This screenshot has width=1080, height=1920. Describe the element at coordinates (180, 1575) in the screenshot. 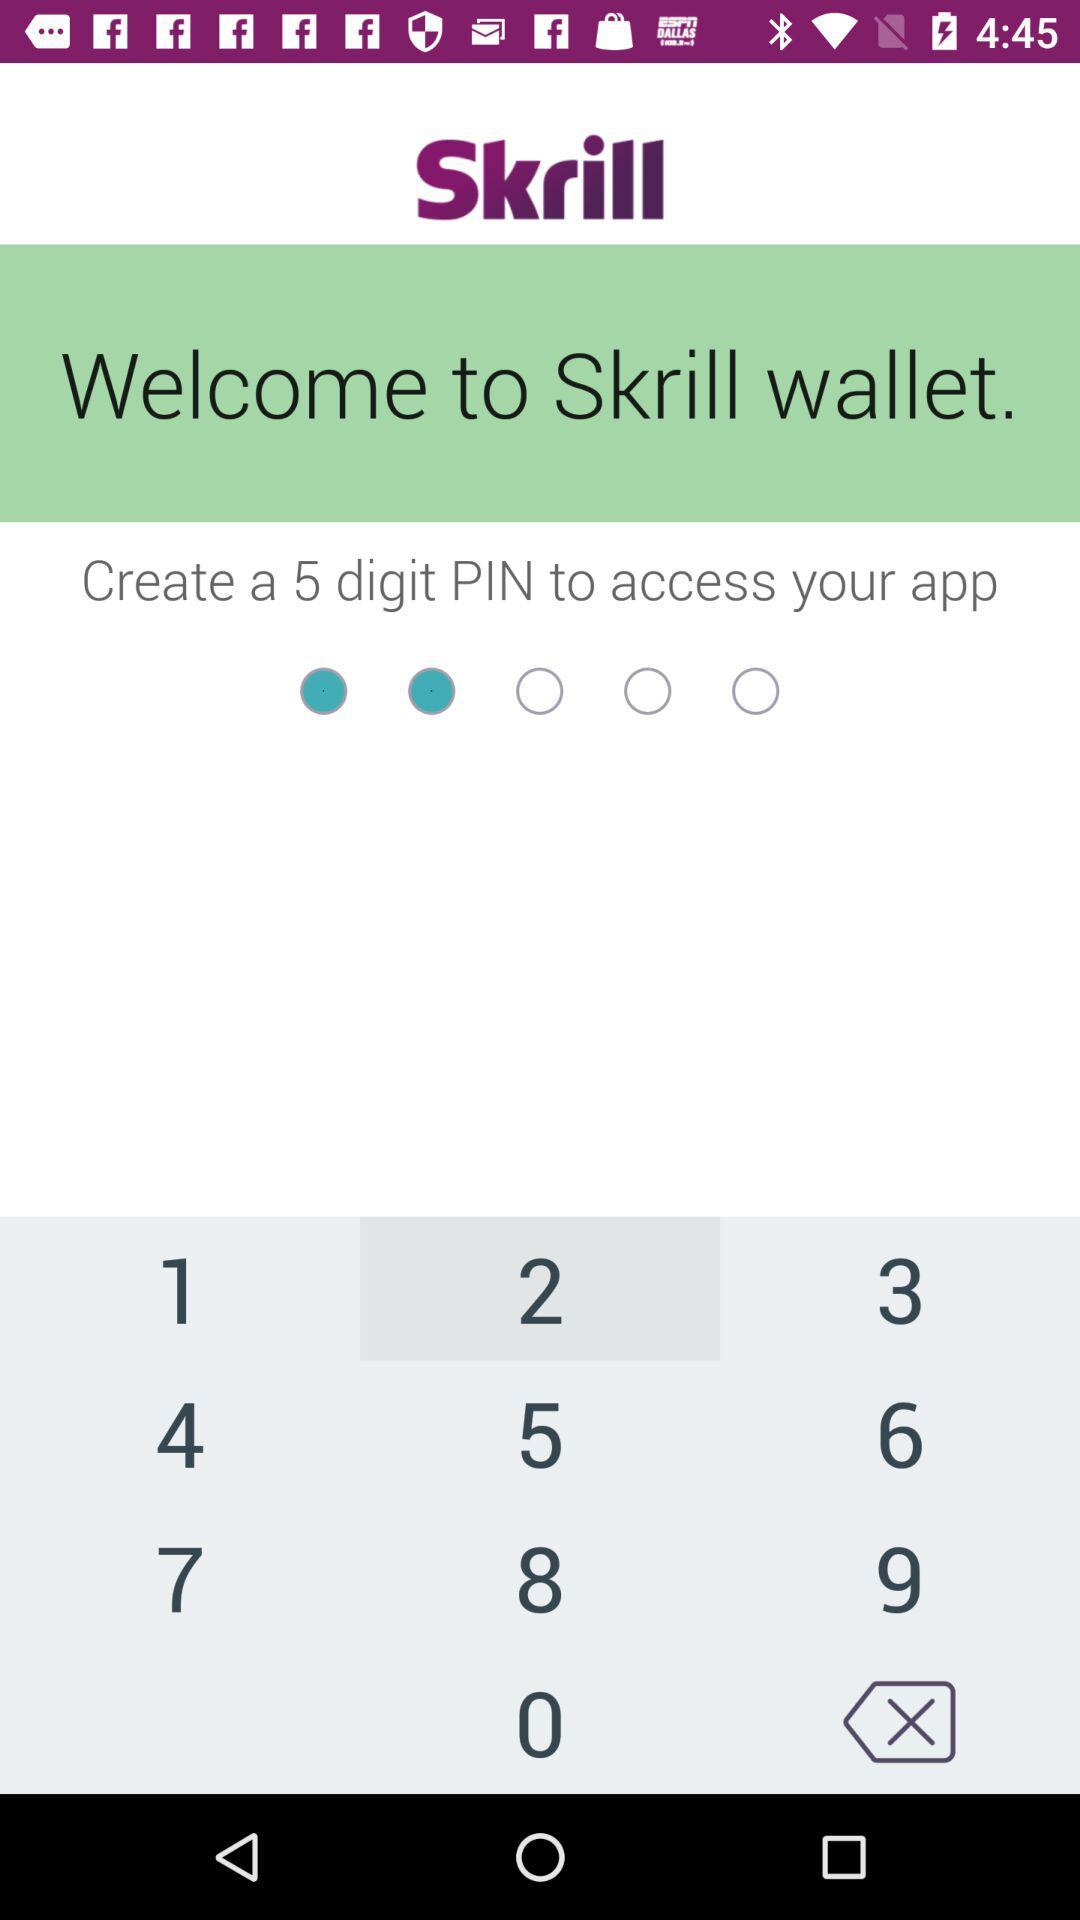

I see `item to the left of the 5 item` at that location.